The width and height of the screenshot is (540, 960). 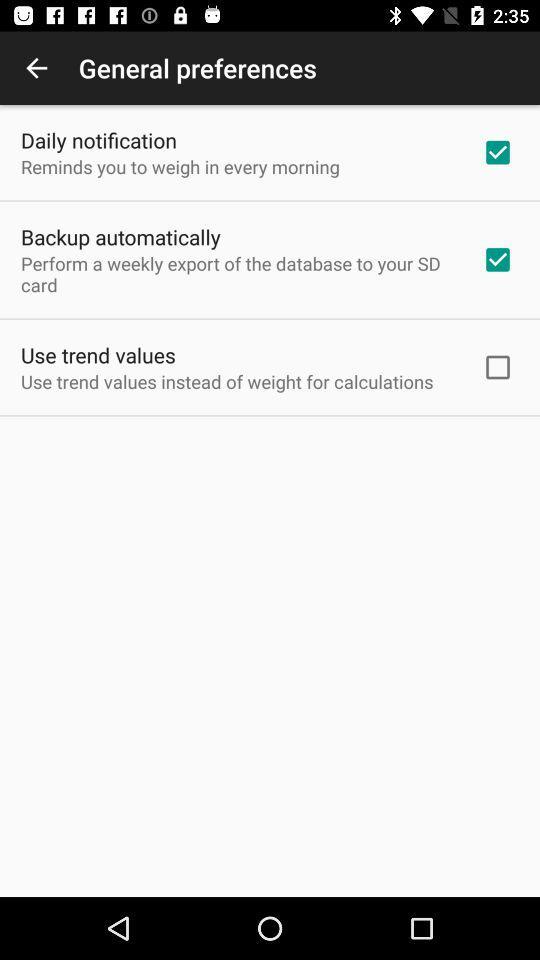 I want to click on the reminds you to item, so click(x=180, y=165).